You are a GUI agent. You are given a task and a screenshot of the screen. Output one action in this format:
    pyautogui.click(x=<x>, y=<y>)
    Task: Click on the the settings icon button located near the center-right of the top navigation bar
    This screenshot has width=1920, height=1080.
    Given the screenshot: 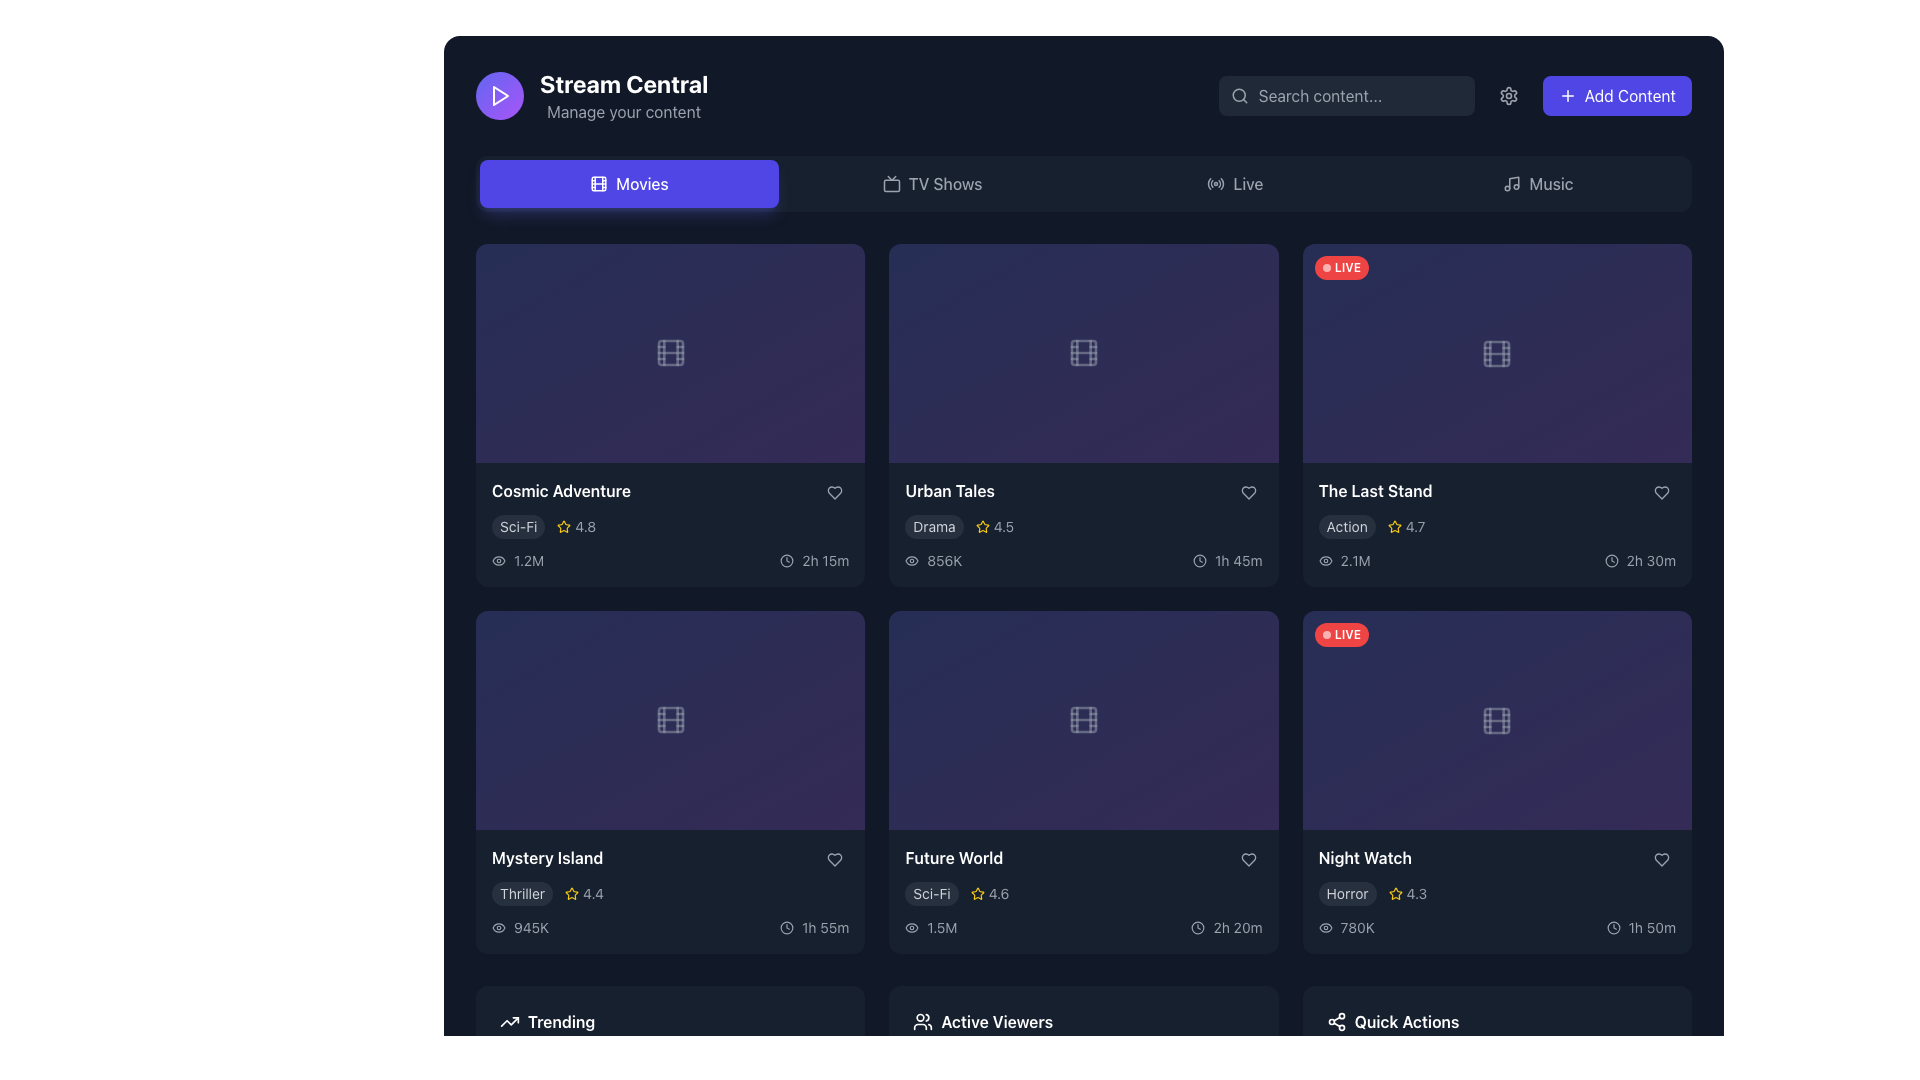 What is the action you would take?
    pyautogui.click(x=1508, y=96)
    